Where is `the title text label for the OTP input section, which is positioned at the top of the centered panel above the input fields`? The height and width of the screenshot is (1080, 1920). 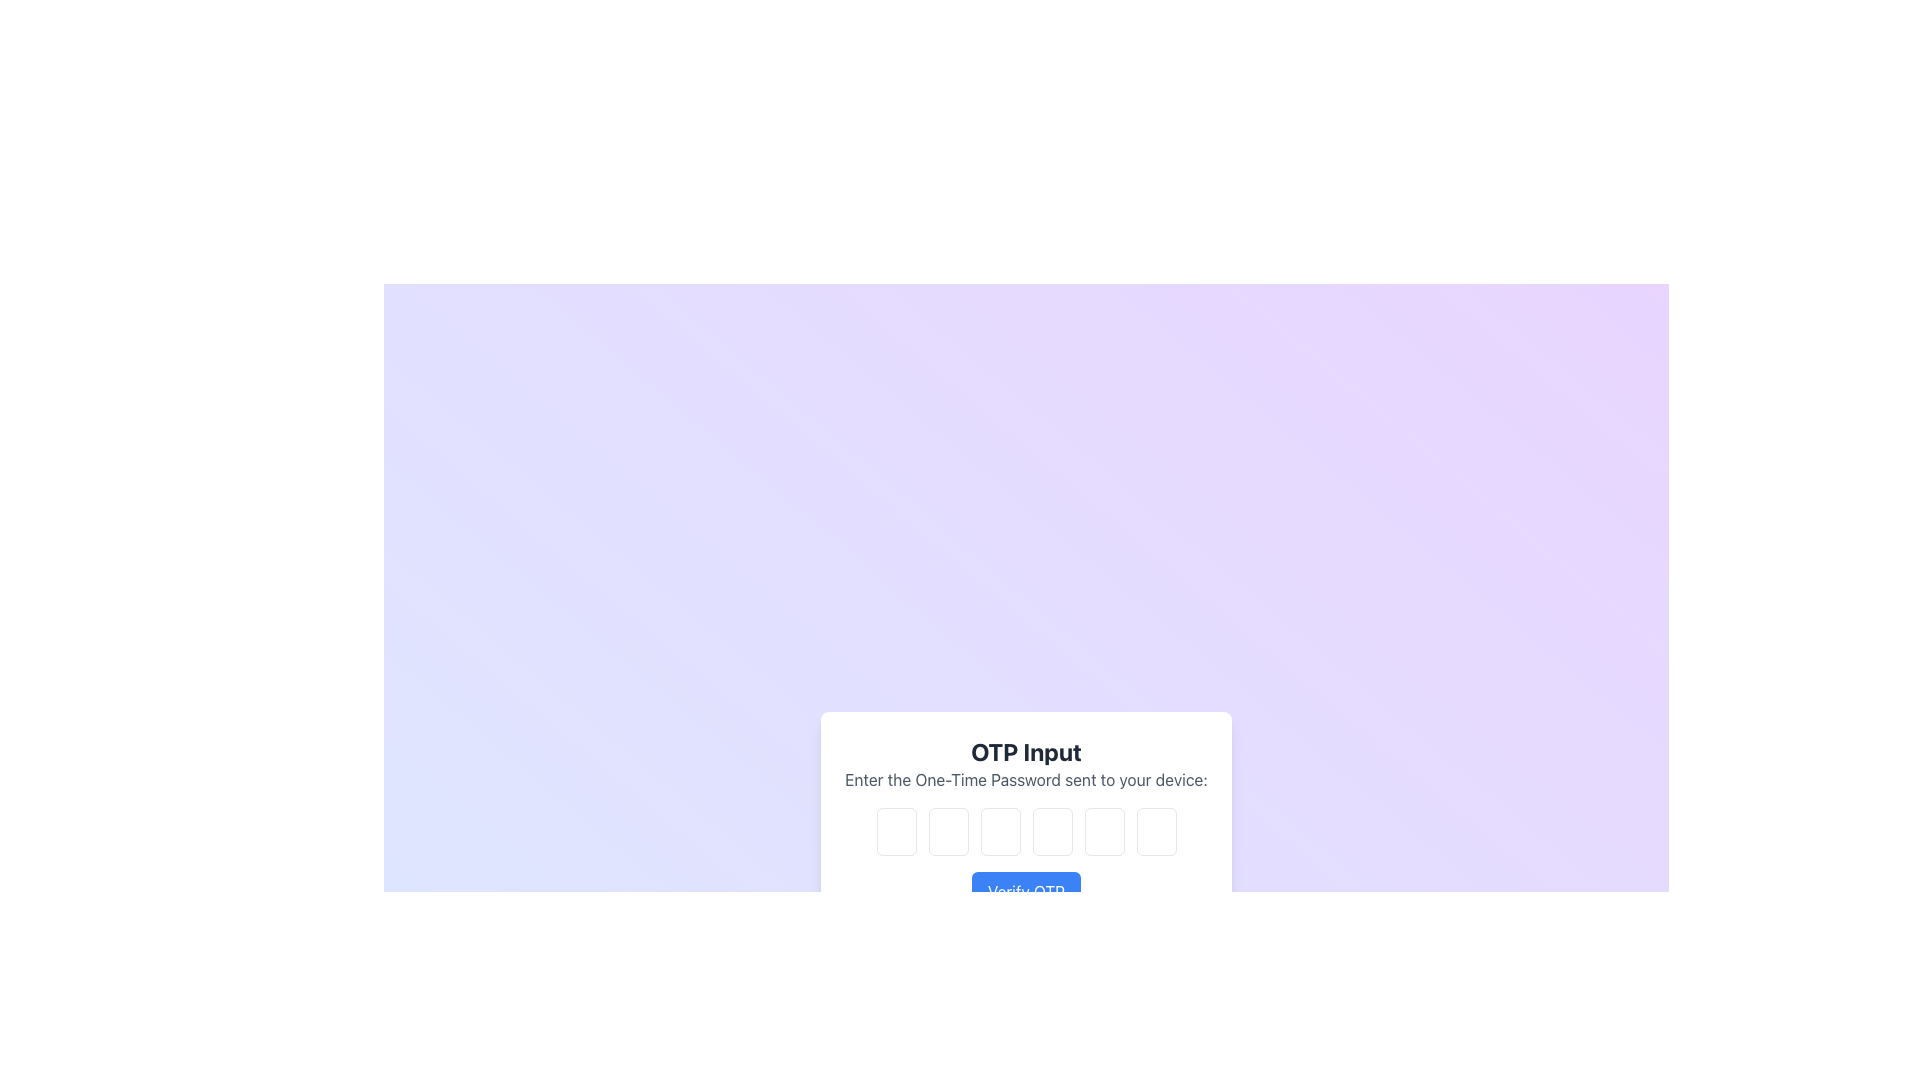
the title text label for the OTP input section, which is positioned at the top of the centered panel above the input fields is located at coordinates (1026, 752).